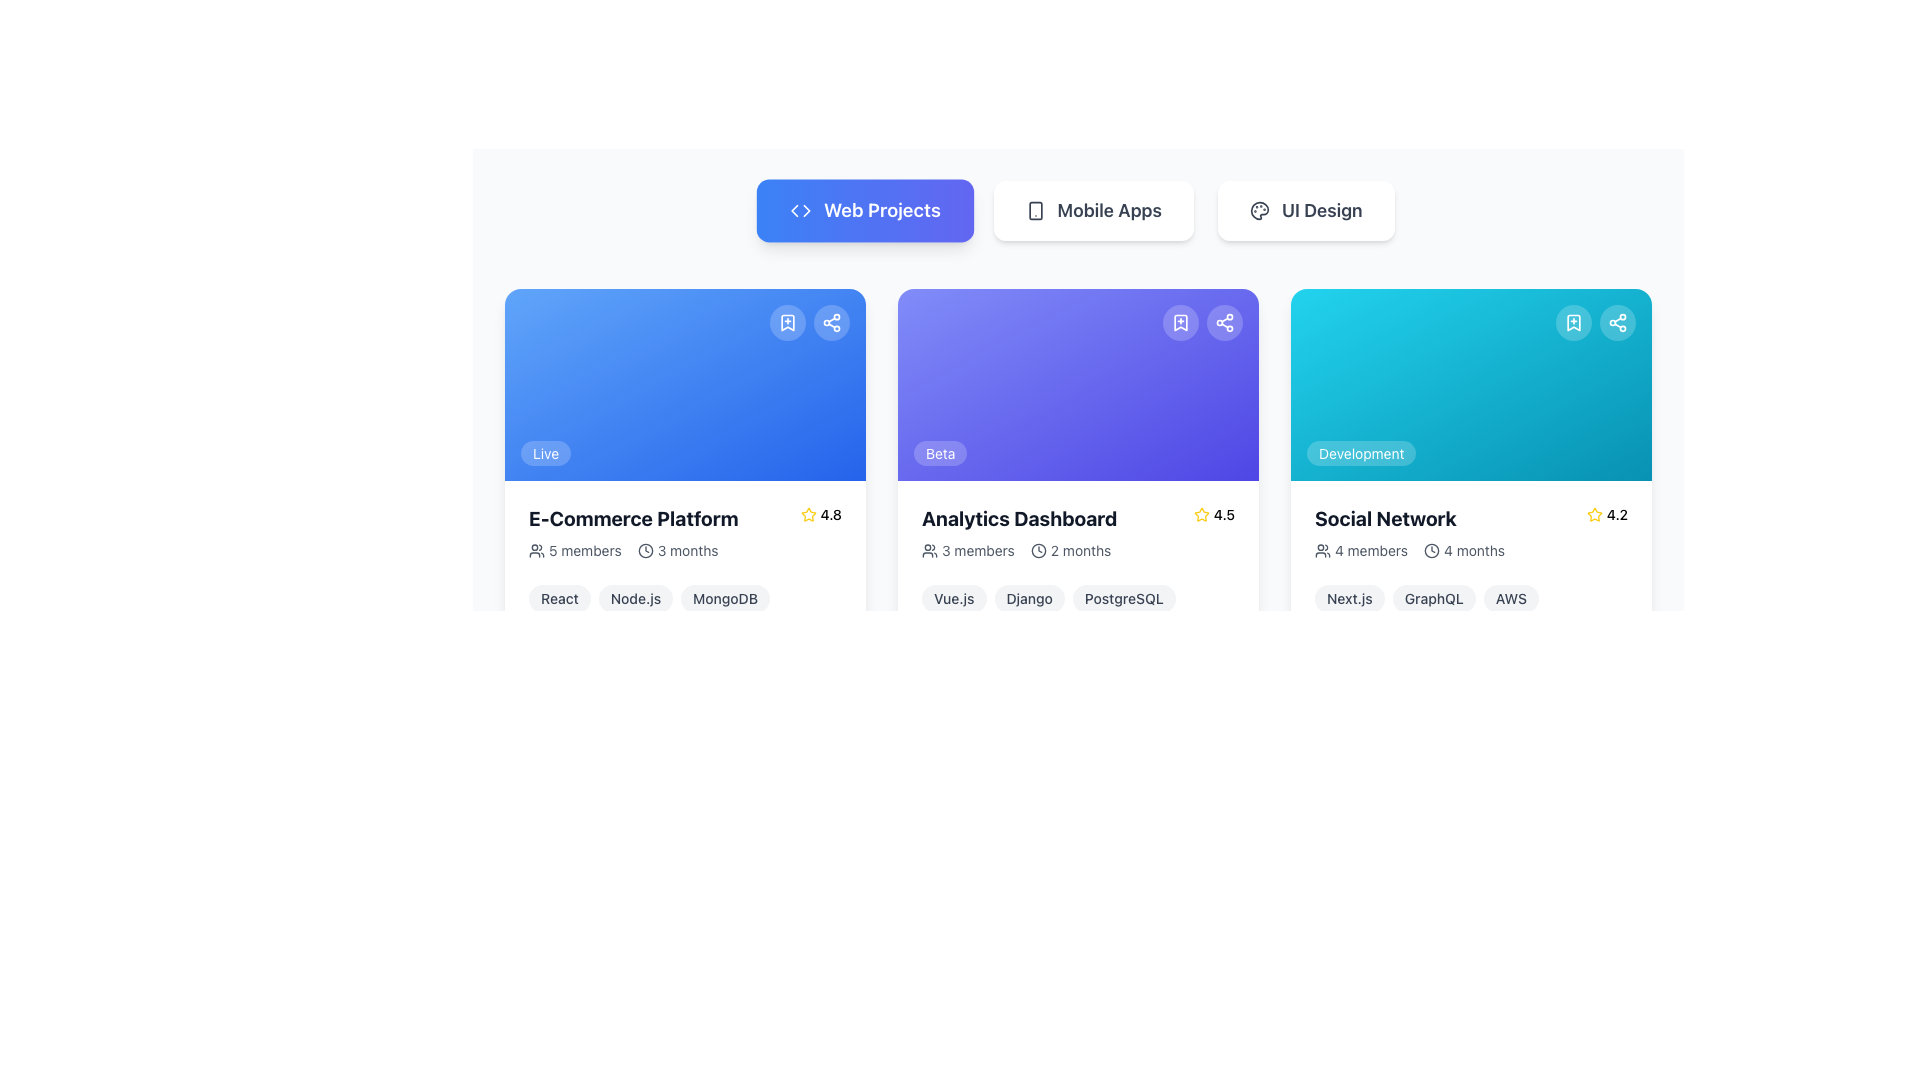 The height and width of the screenshot is (1080, 1920). I want to click on the Circle graphical indicator that represents the boundary of the clock icon located at the top-right corner of the middle card in a horizontal layout of three cards, so click(1038, 551).